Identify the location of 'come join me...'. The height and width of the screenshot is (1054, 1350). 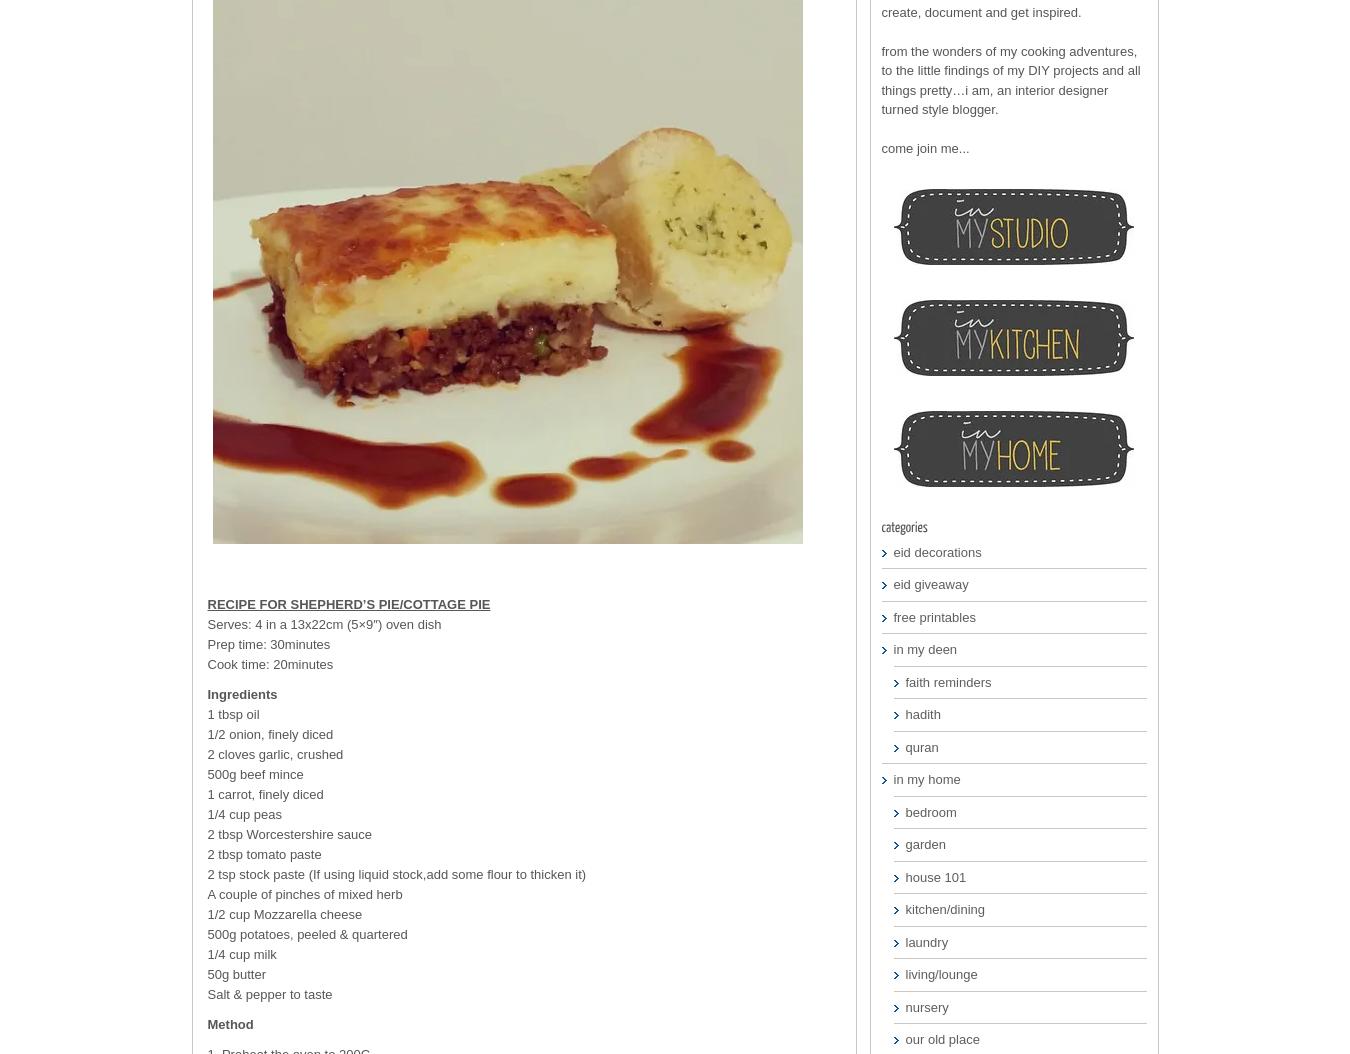
(924, 148).